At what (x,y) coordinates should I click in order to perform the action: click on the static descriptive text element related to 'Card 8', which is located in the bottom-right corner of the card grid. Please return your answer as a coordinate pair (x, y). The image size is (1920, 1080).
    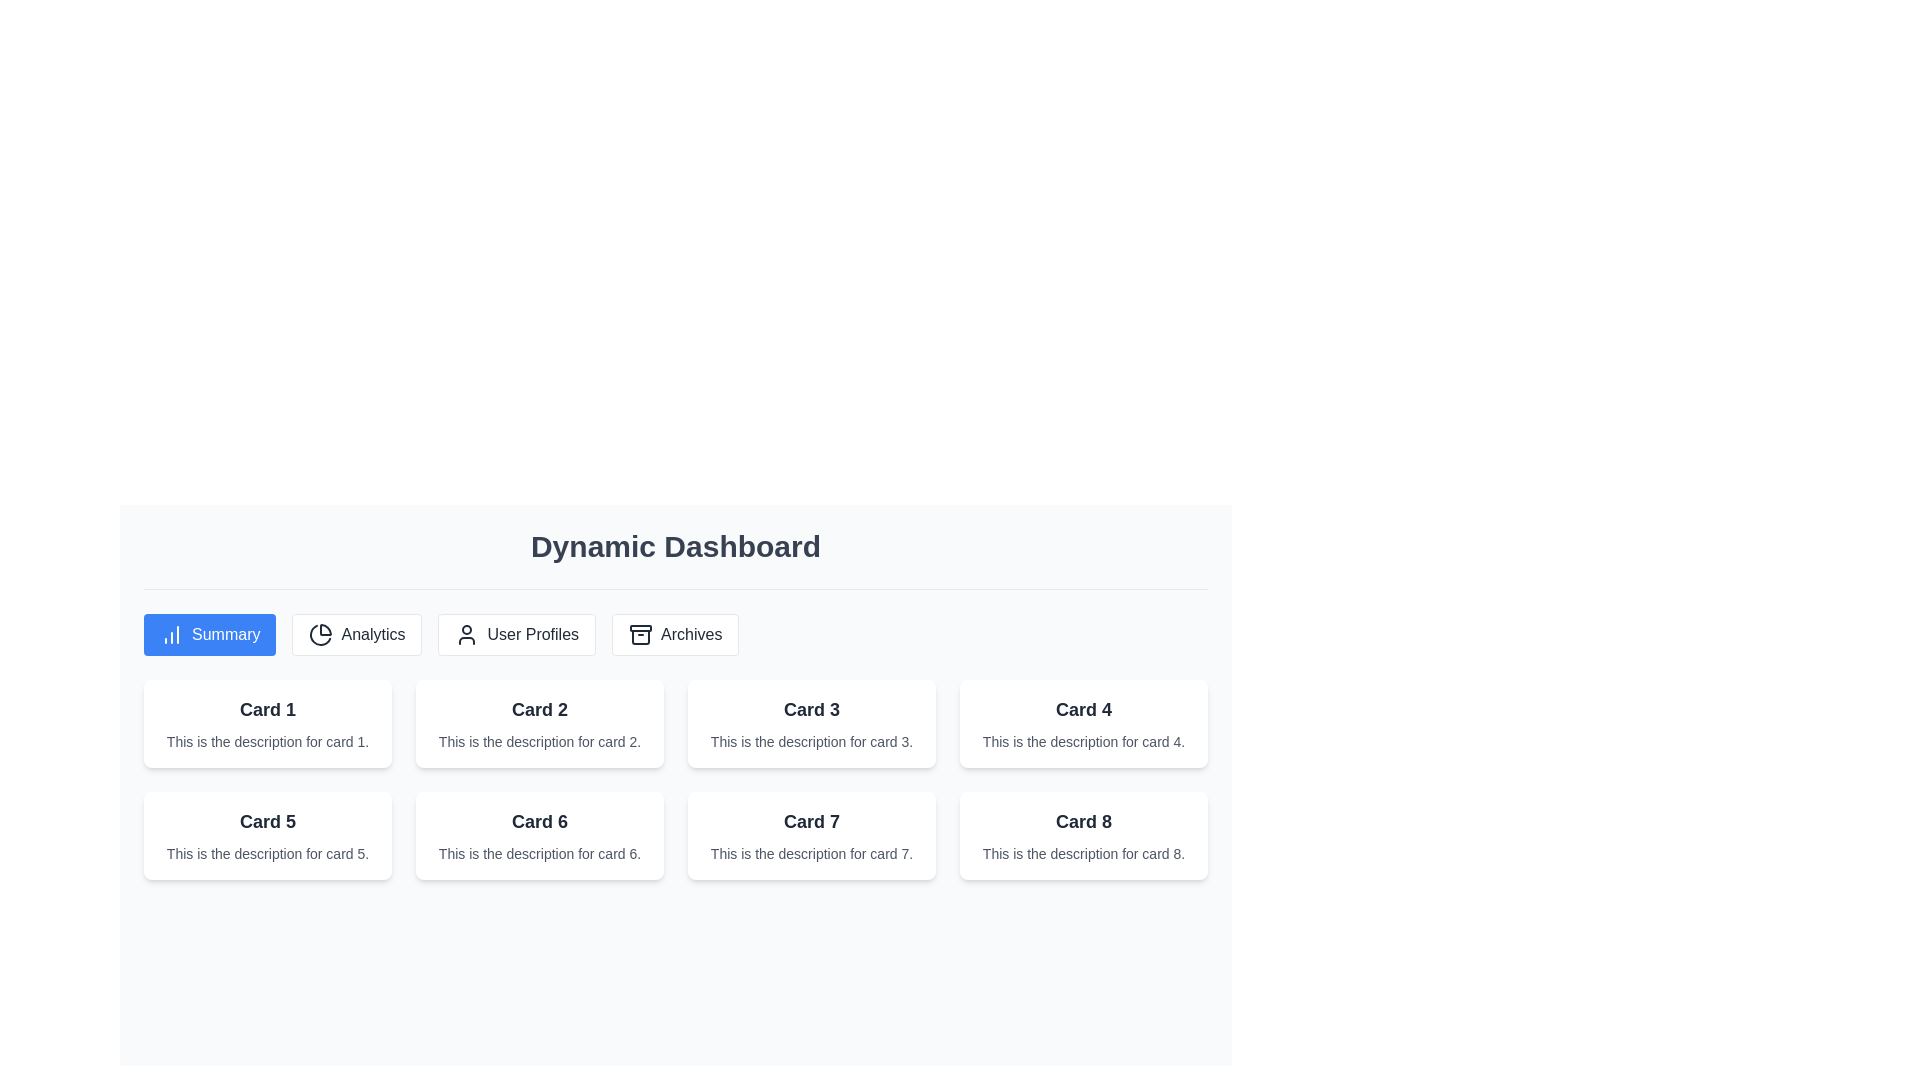
    Looking at the image, I should click on (1083, 853).